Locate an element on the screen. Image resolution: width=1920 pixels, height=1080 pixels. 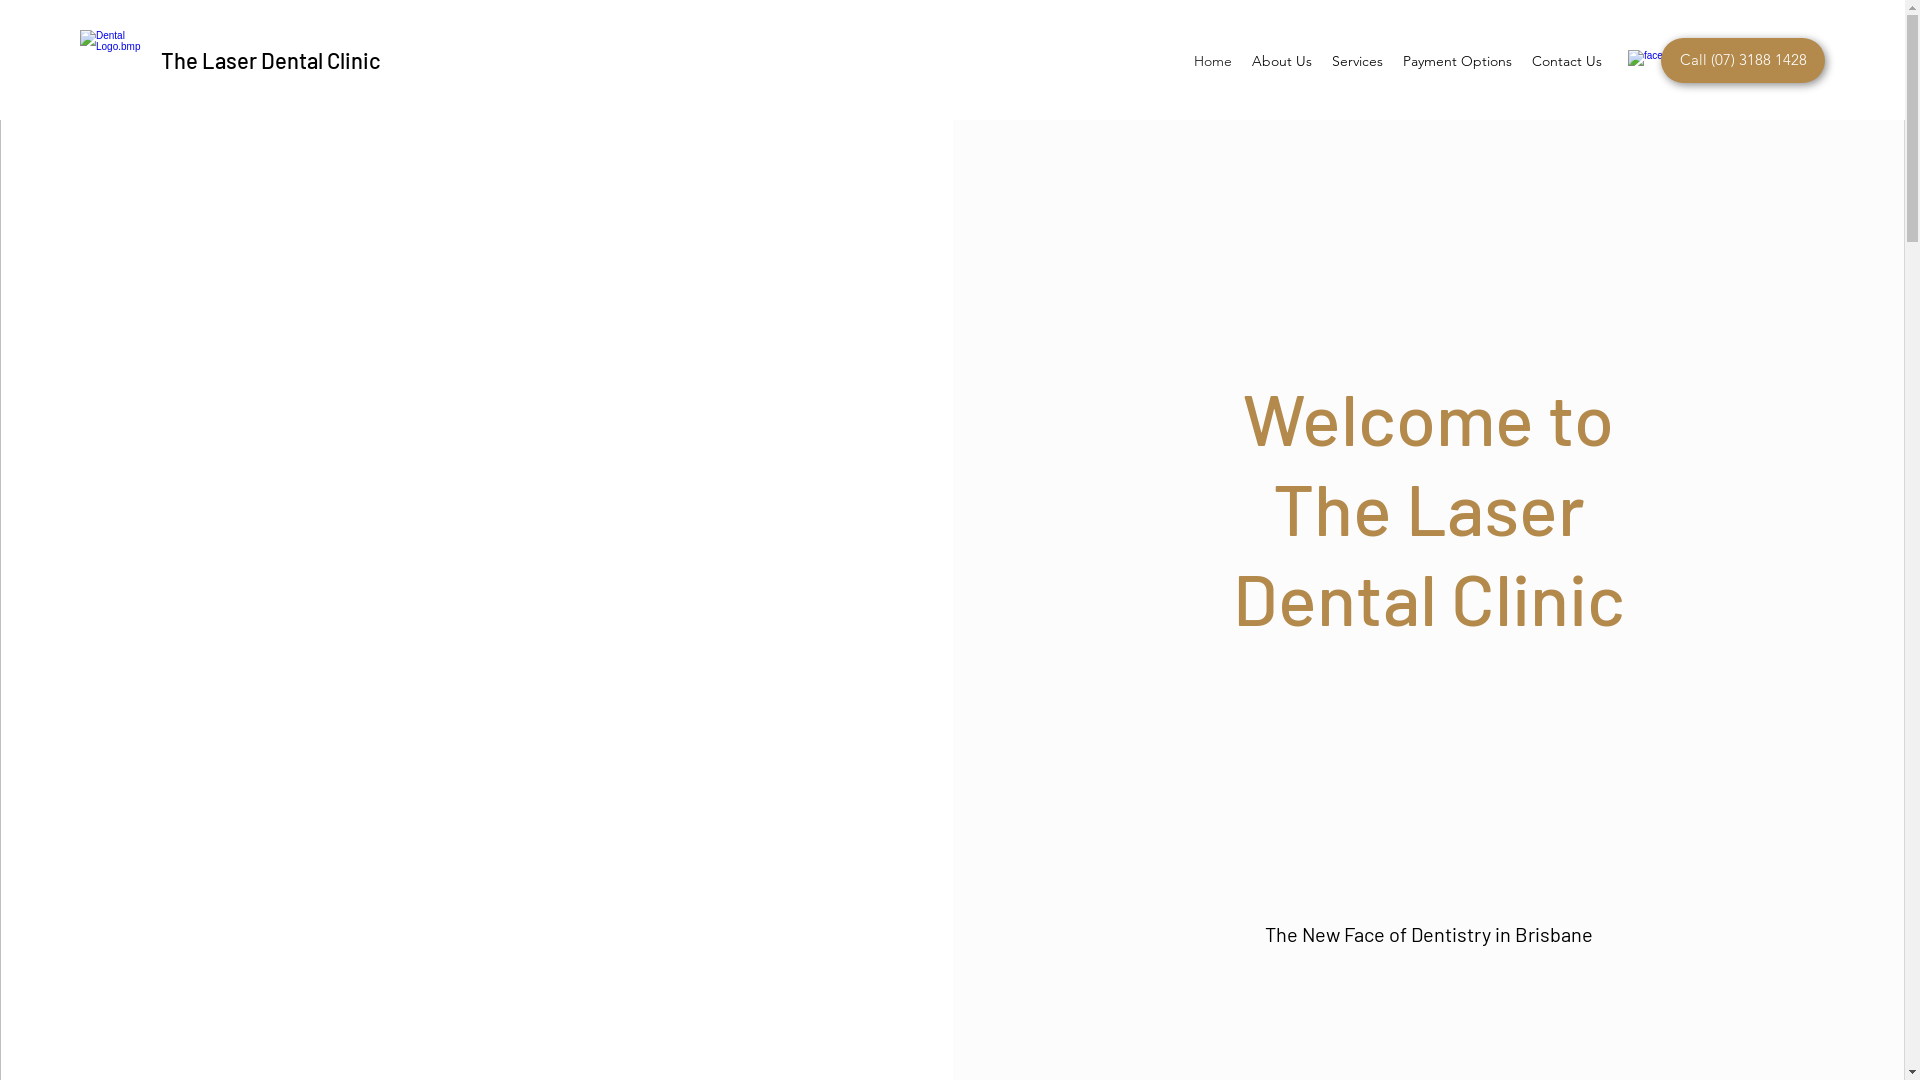
'Contact Us' is located at coordinates (1565, 60).